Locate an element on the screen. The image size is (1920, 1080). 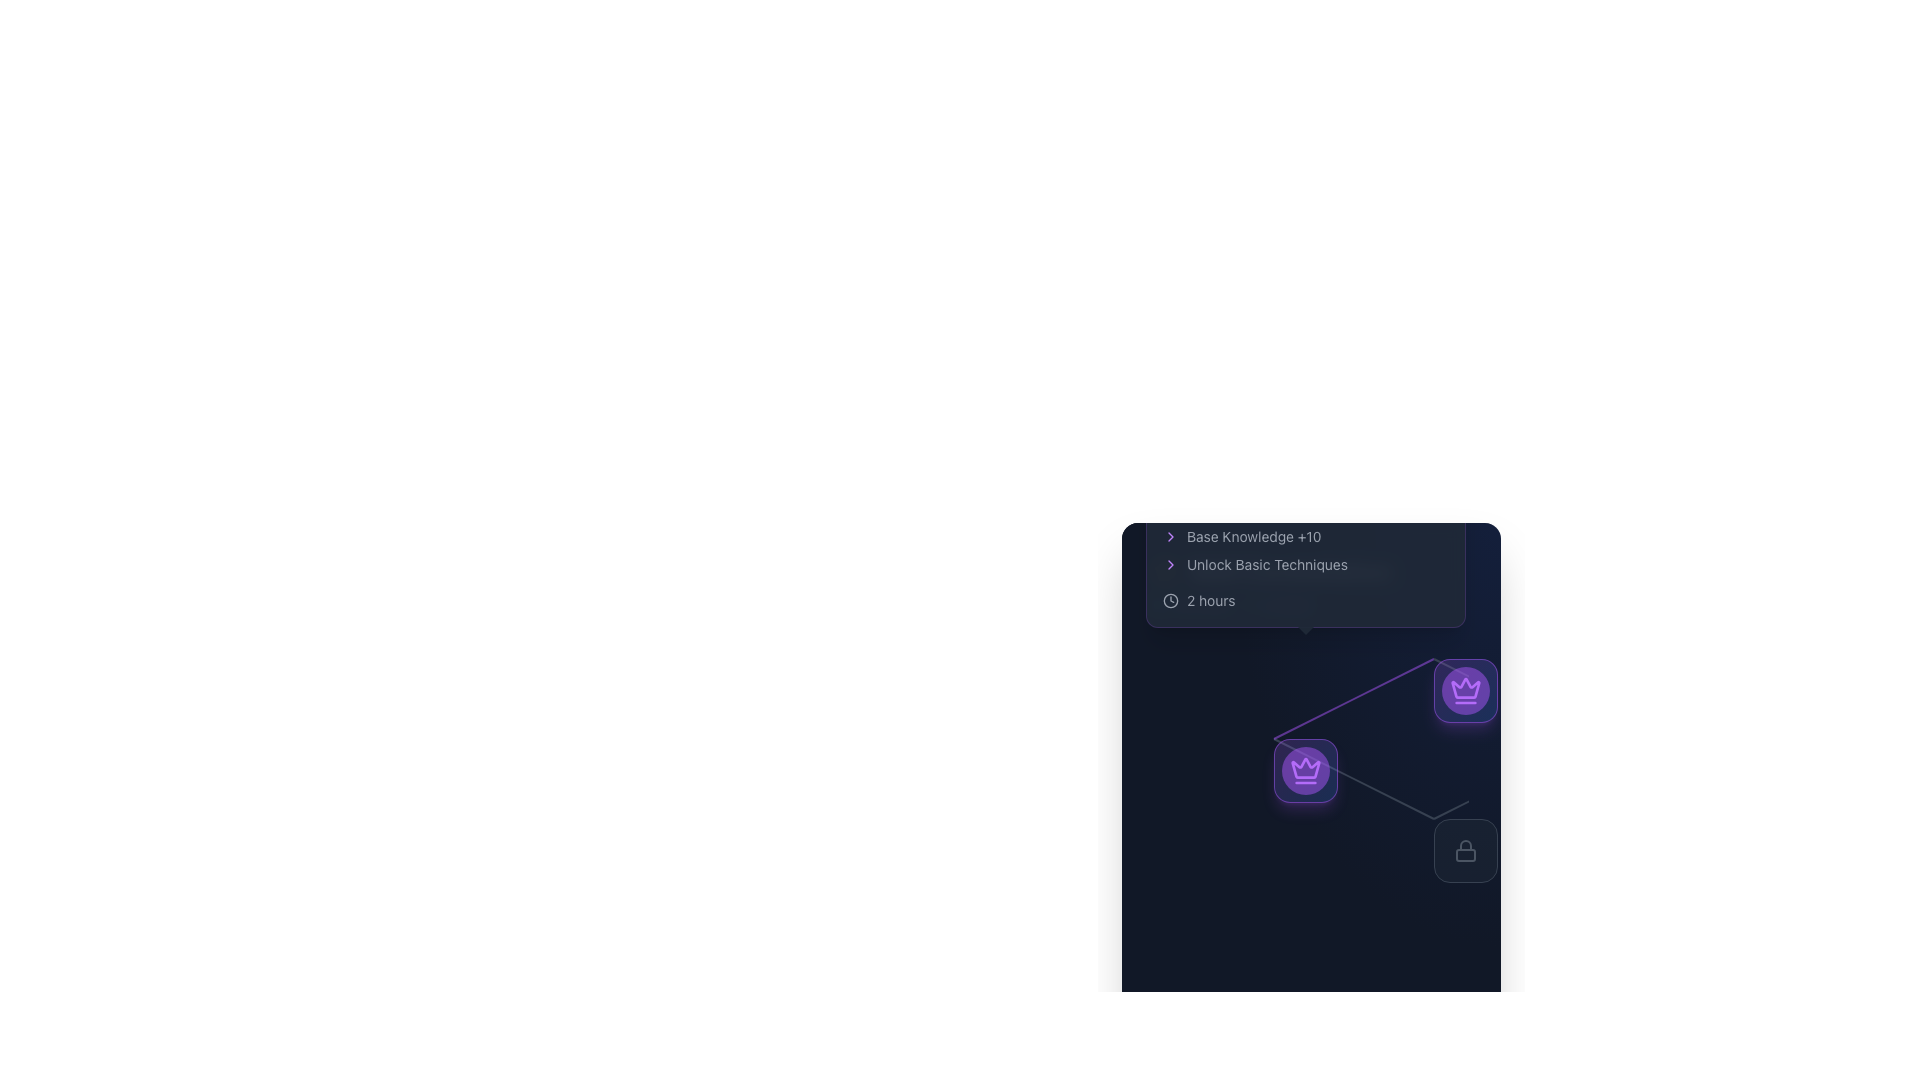
the circular icon with a purple background gradient and a white crown symbol, located at the bottom-left of the progression chart is located at coordinates (1305, 770).